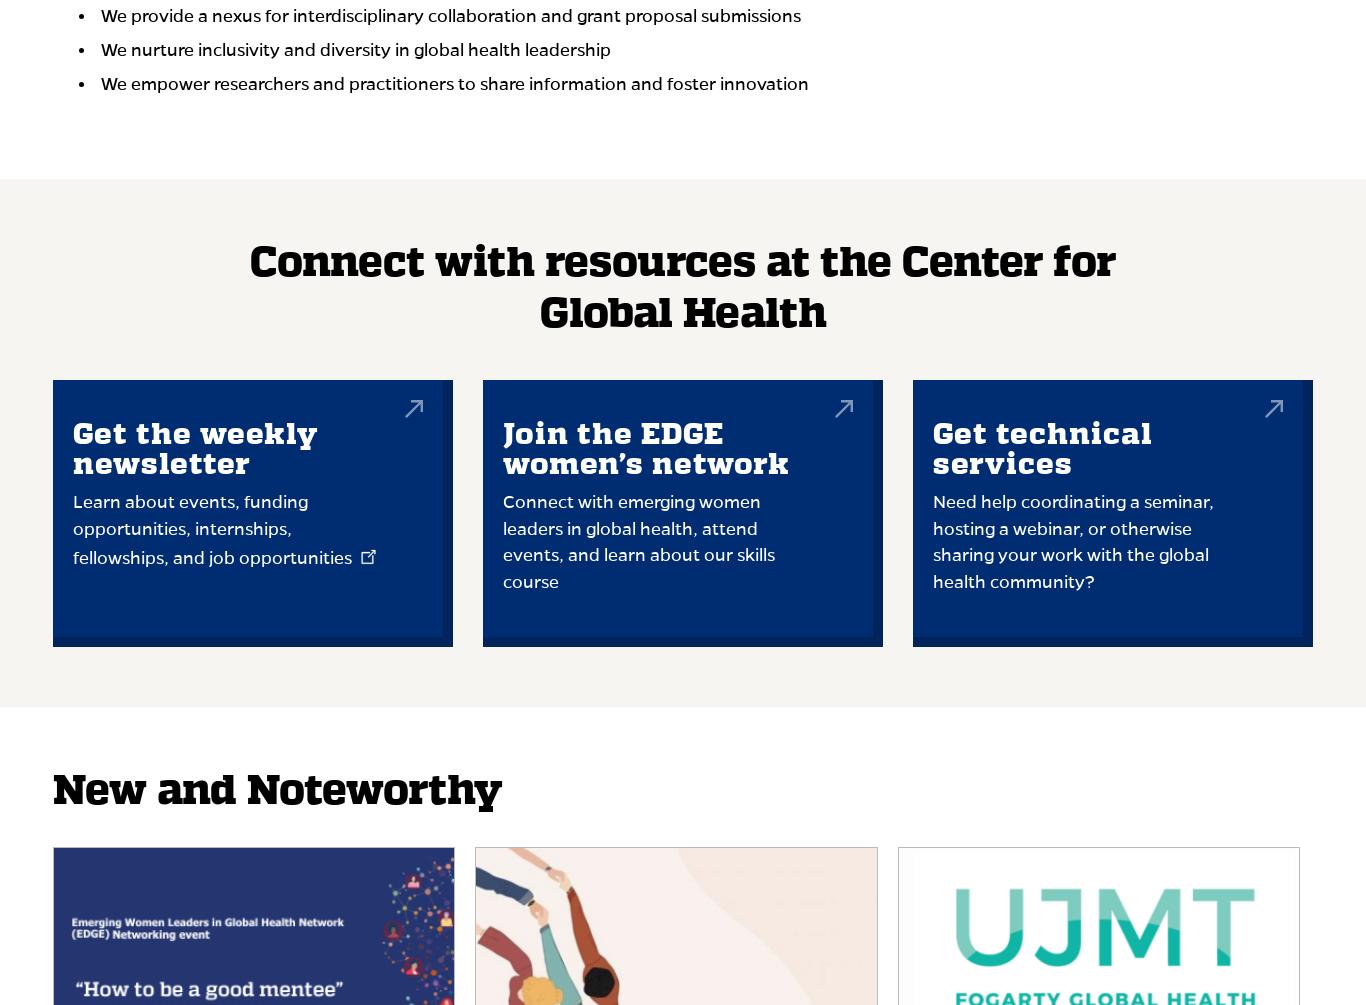 Image resolution: width=1366 pixels, height=1005 pixels. What do you see at coordinates (194, 450) in the screenshot?
I see `'Get the weekly newsletter'` at bounding box center [194, 450].